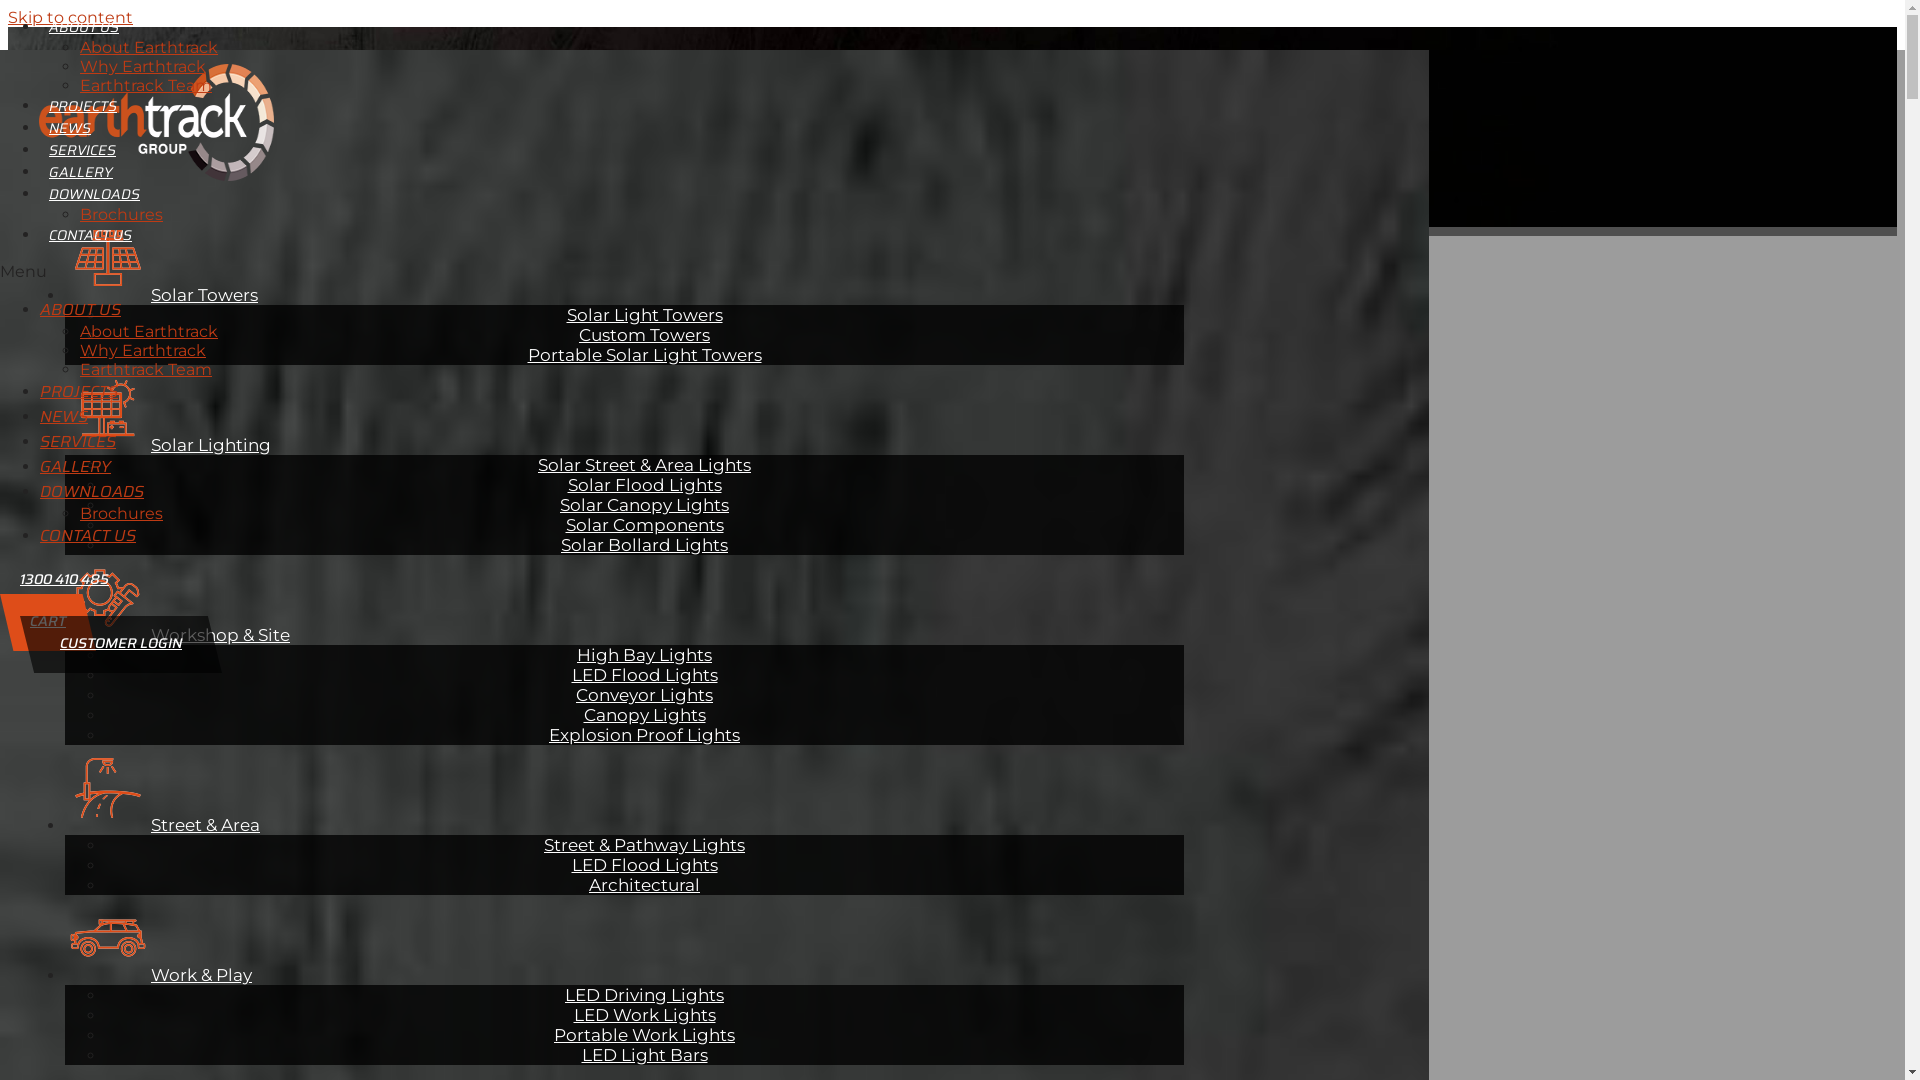 The image size is (1920, 1080). What do you see at coordinates (644, 994) in the screenshot?
I see `'LED Driving Lights'` at bounding box center [644, 994].